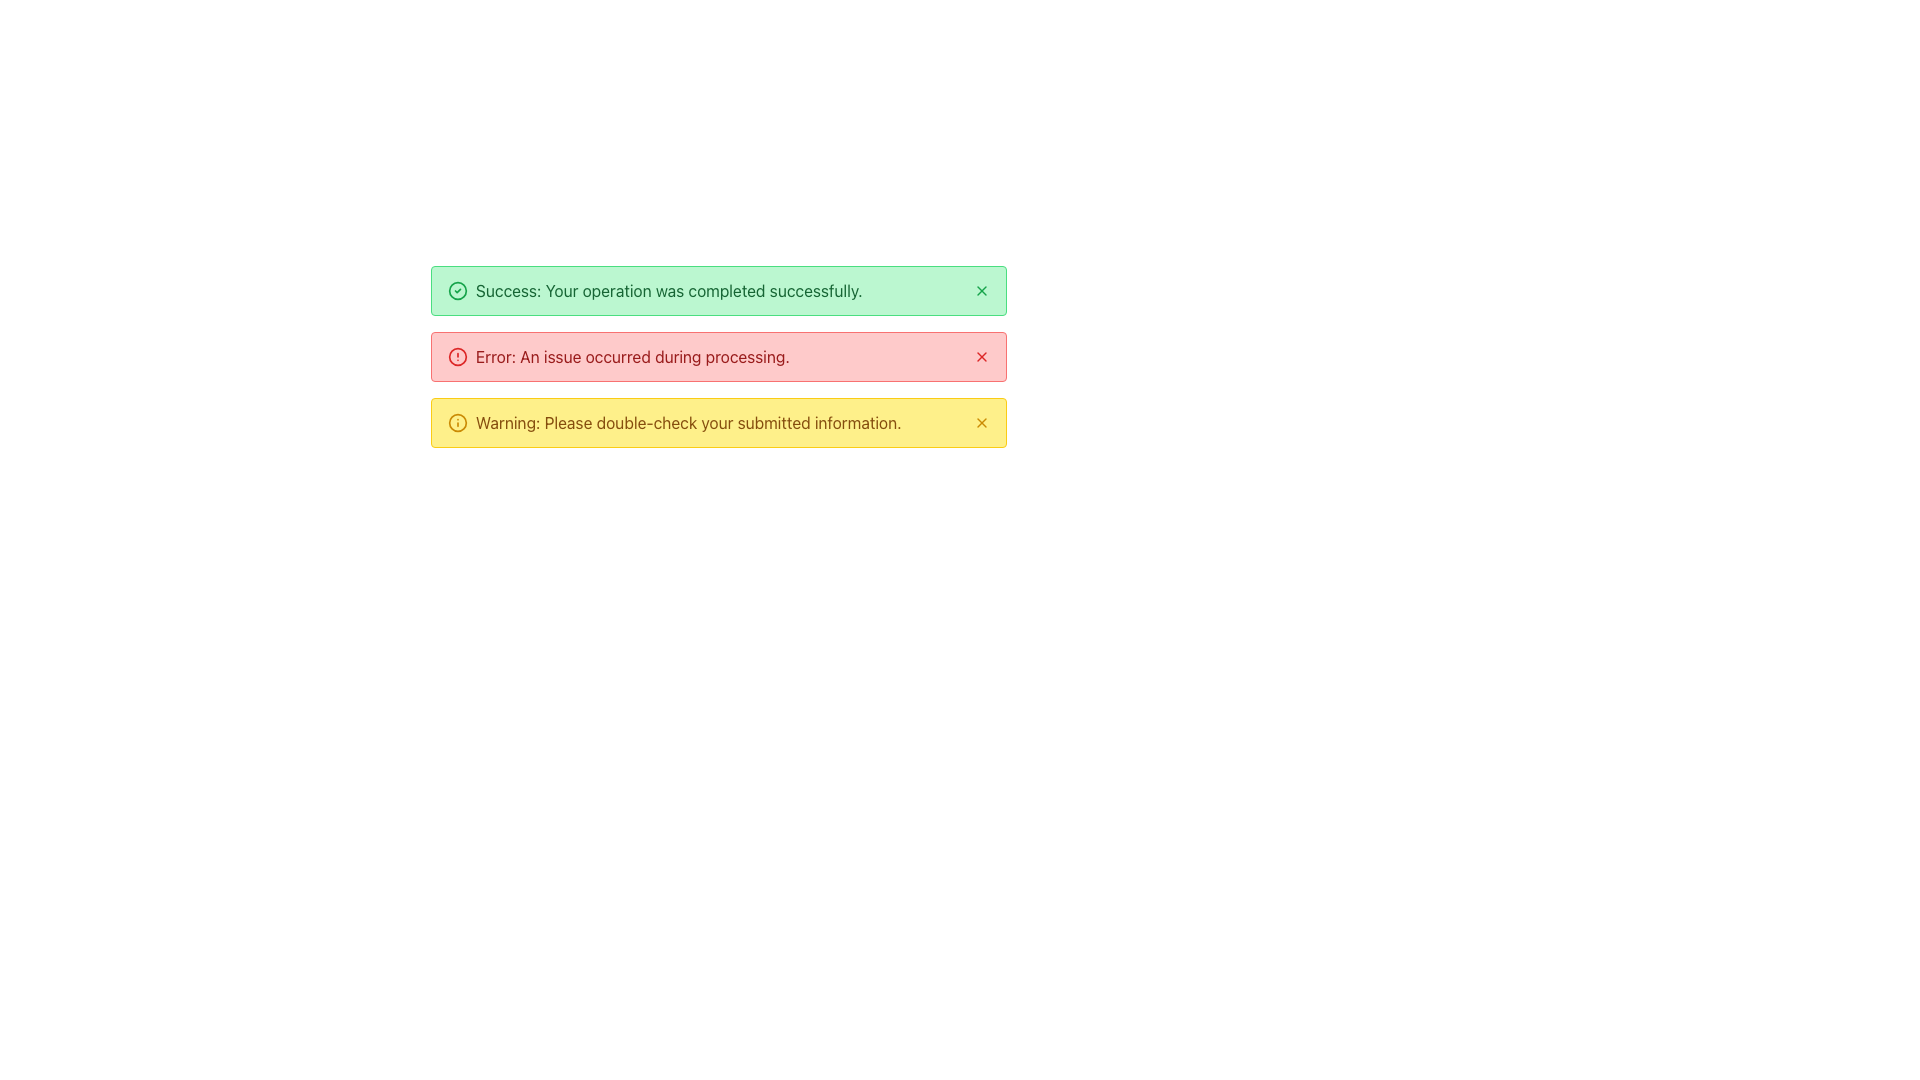  Describe the element at coordinates (456, 290) in the screenshot. I see `the decorative circle element of the 'Success' notification SVG icon located at the left side of the message box adjacent to the text 'Success: Your operation was completed successfully.'` at that location.